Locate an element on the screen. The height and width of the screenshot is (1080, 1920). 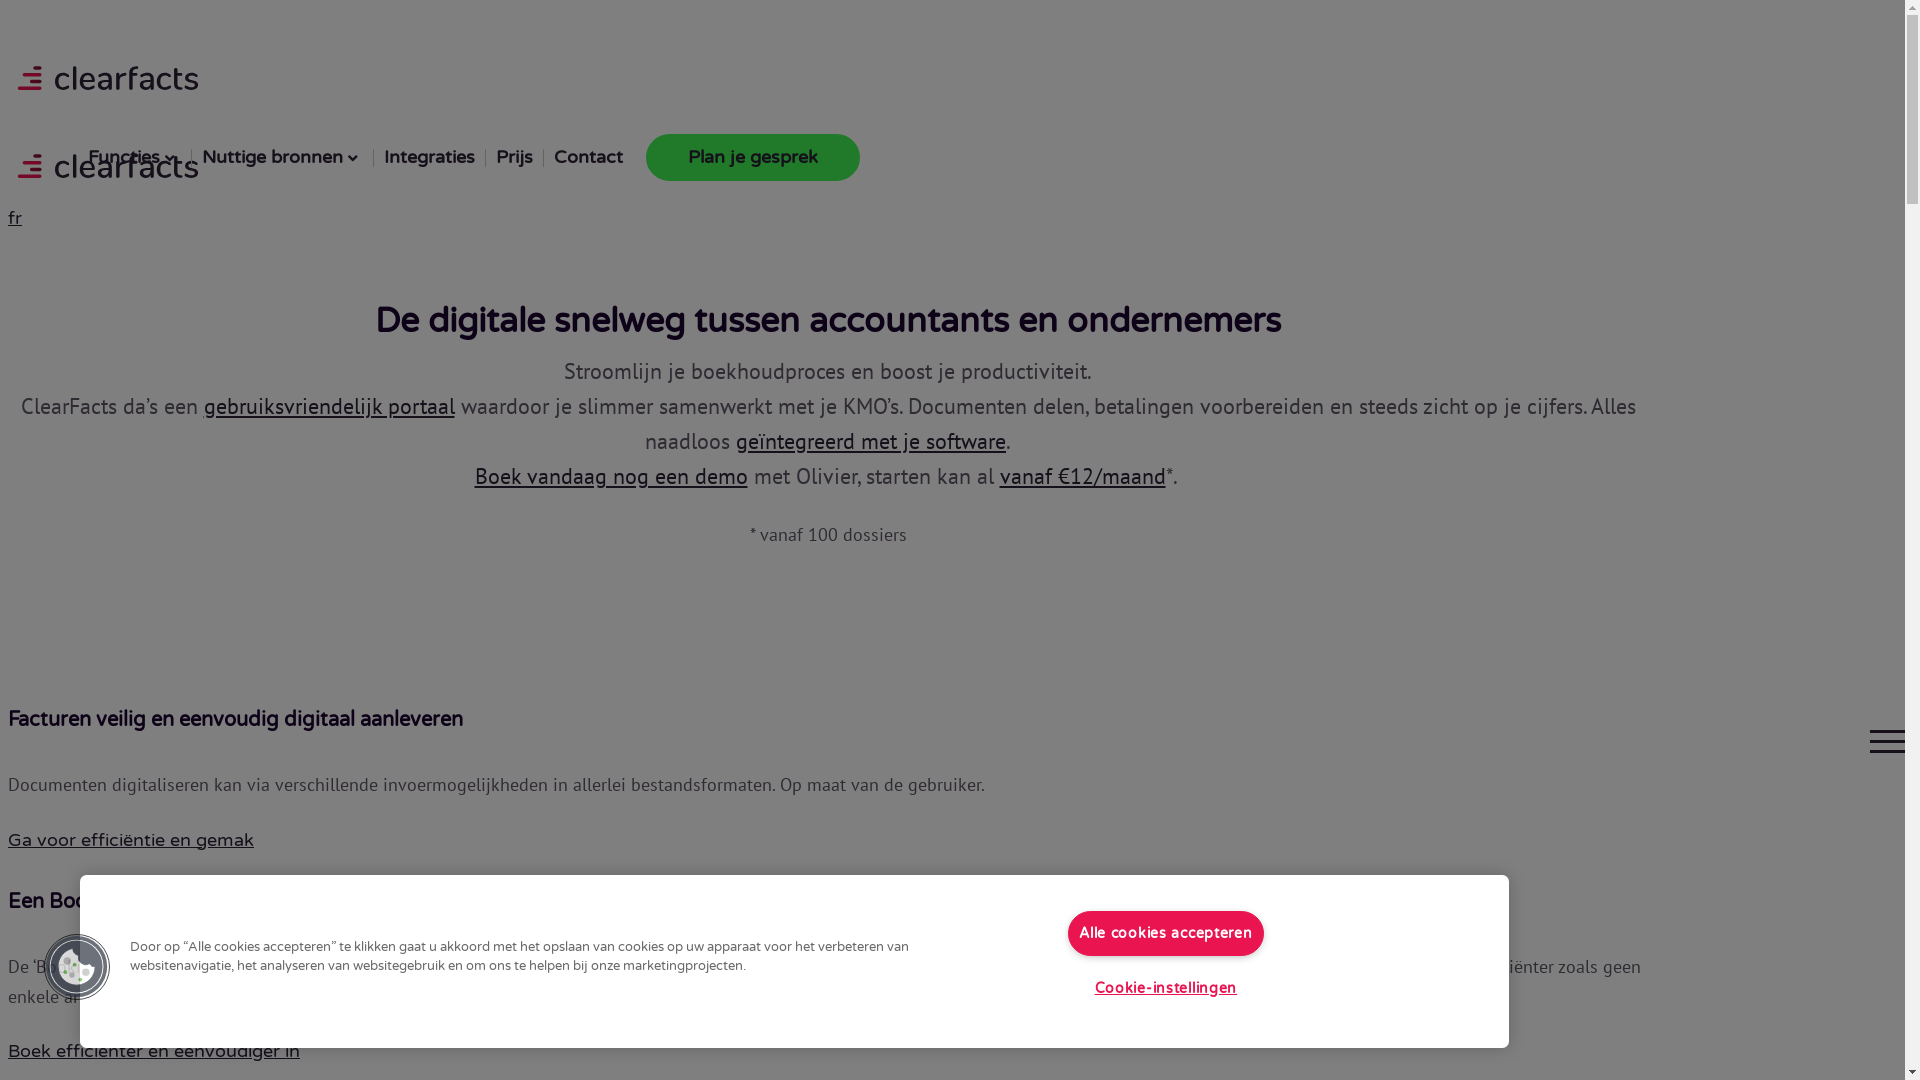
'Functies' is located at coordinates (133, 156).